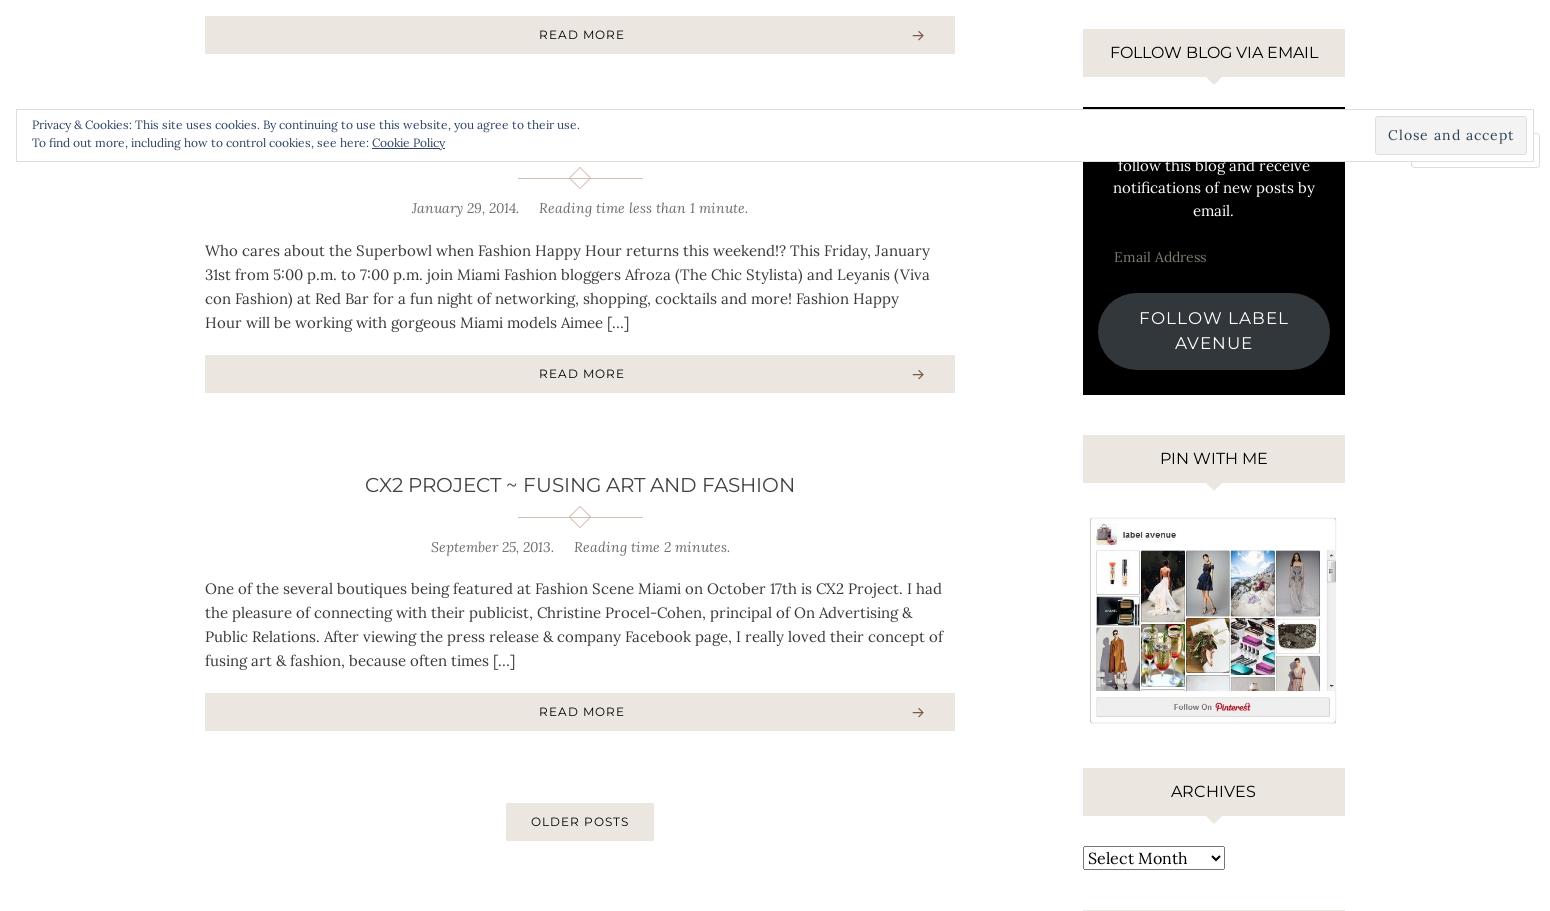 Image resolution: width=1550 pixels, height=911 pixels. Describe the element at coordinates (488, 544) in the screenshot. I see `'September 25, 2013'` at that location.